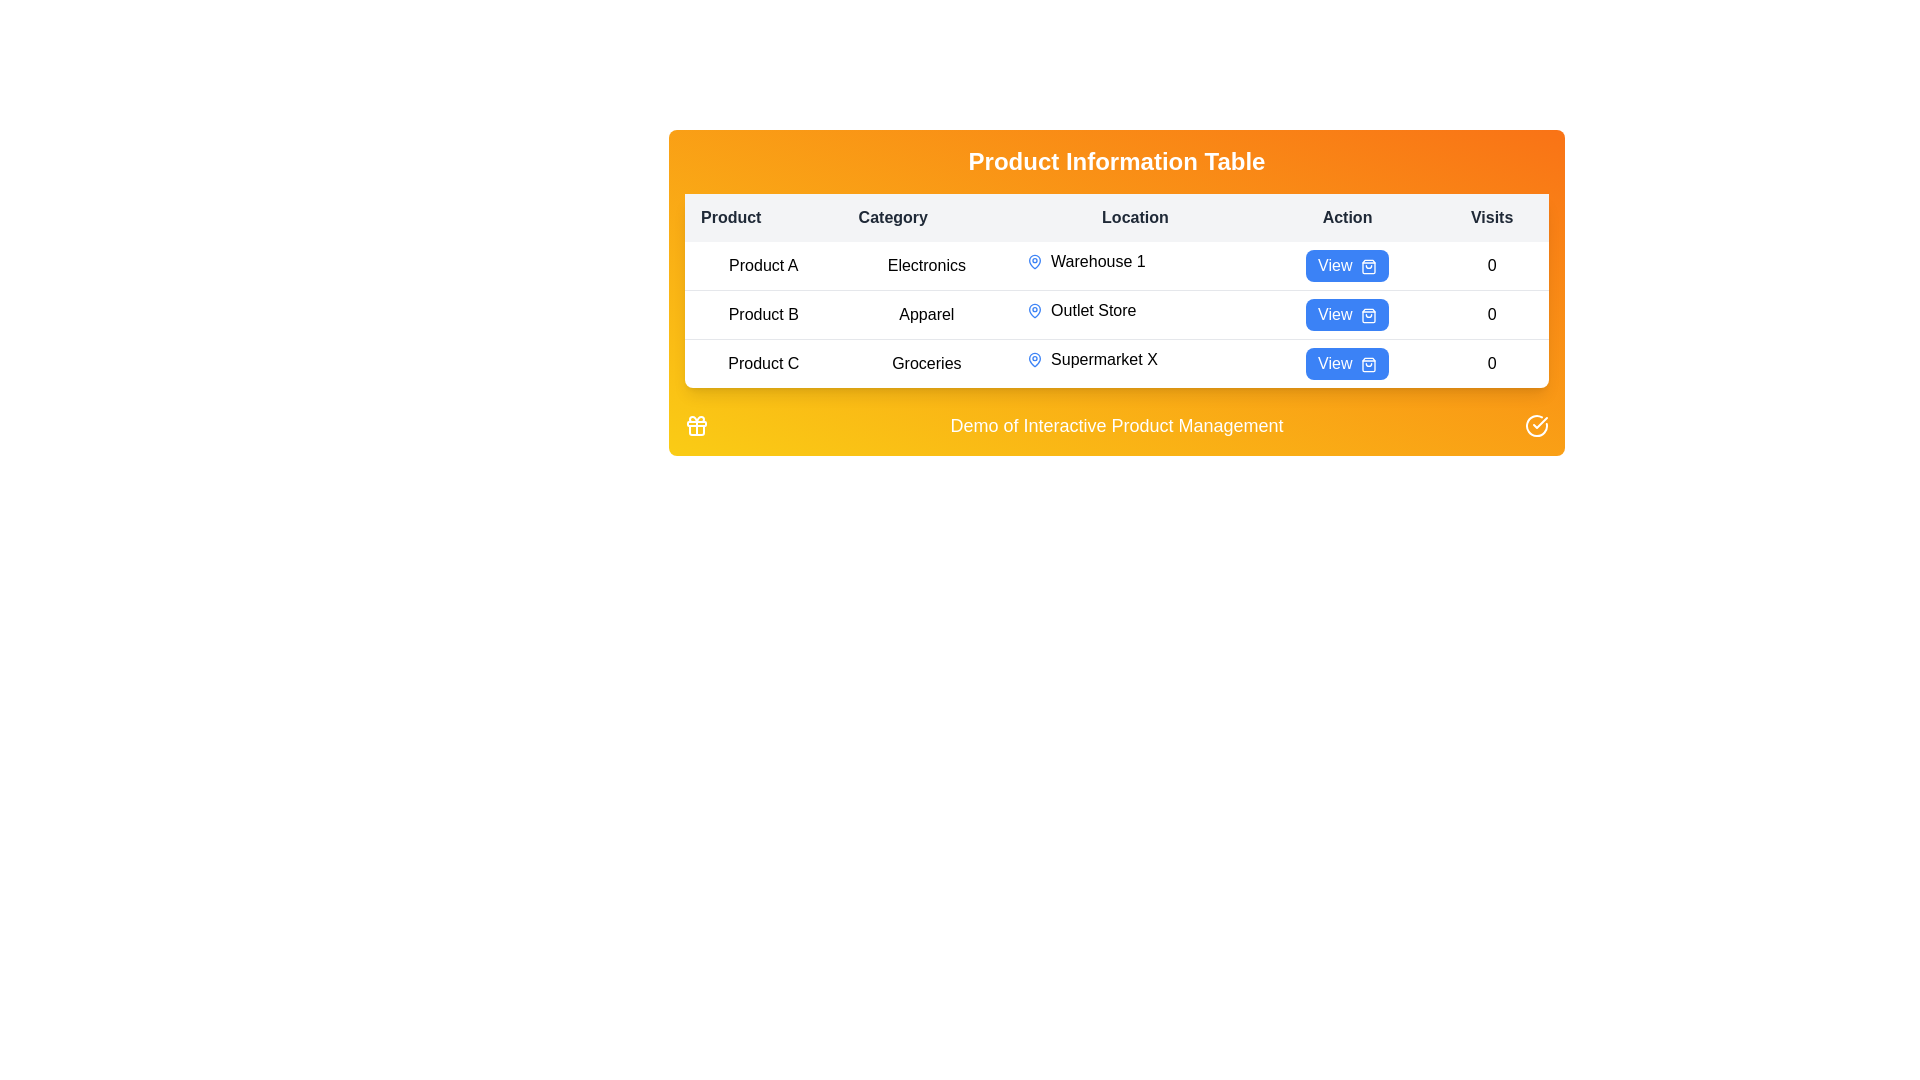 The width and height of the screenshot is (1920, 1080). What do you see at coordinates (1135, 311) in the screenshot?
I see `the 'Outlet Store' text label in the 'Location' column of the second row of the table, which is positioned next to 'Apparel' and precedes the 'View' button` at bounding box center [1135, 311].